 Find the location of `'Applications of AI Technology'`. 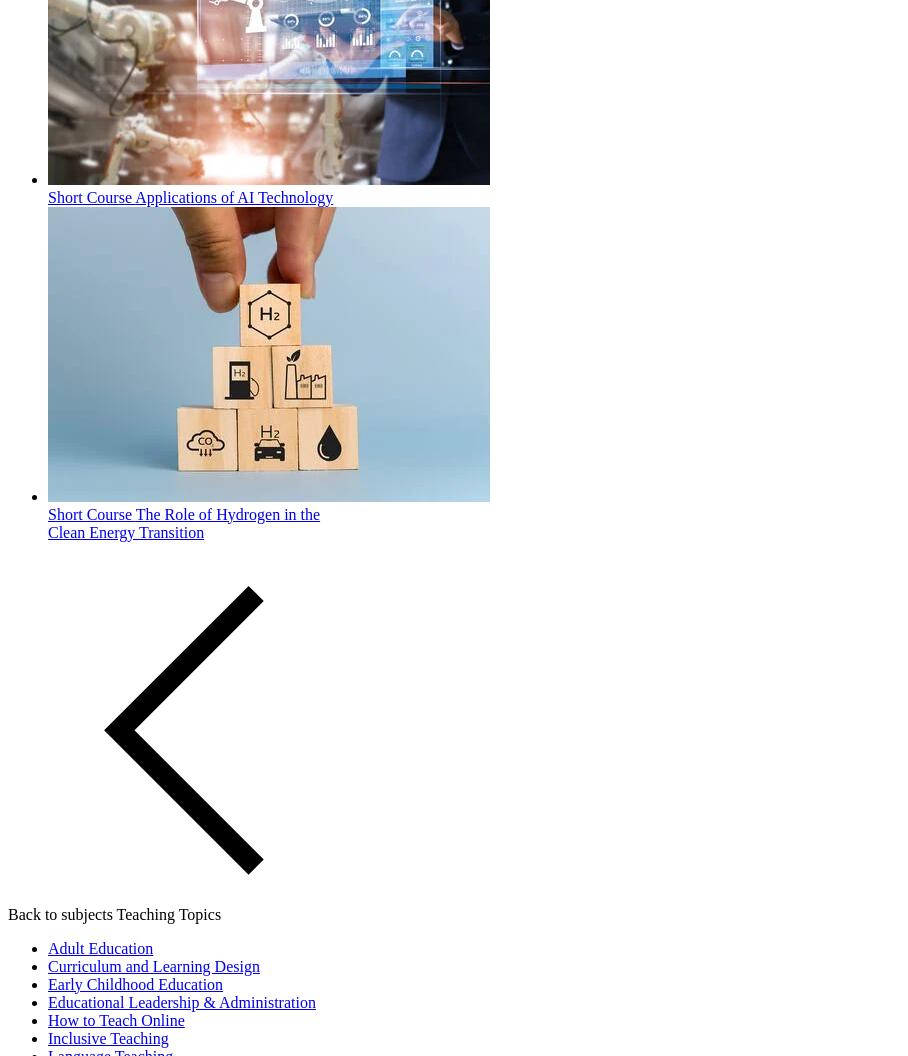

'Applications of AI Technology' is located at coordinates (232, 196).